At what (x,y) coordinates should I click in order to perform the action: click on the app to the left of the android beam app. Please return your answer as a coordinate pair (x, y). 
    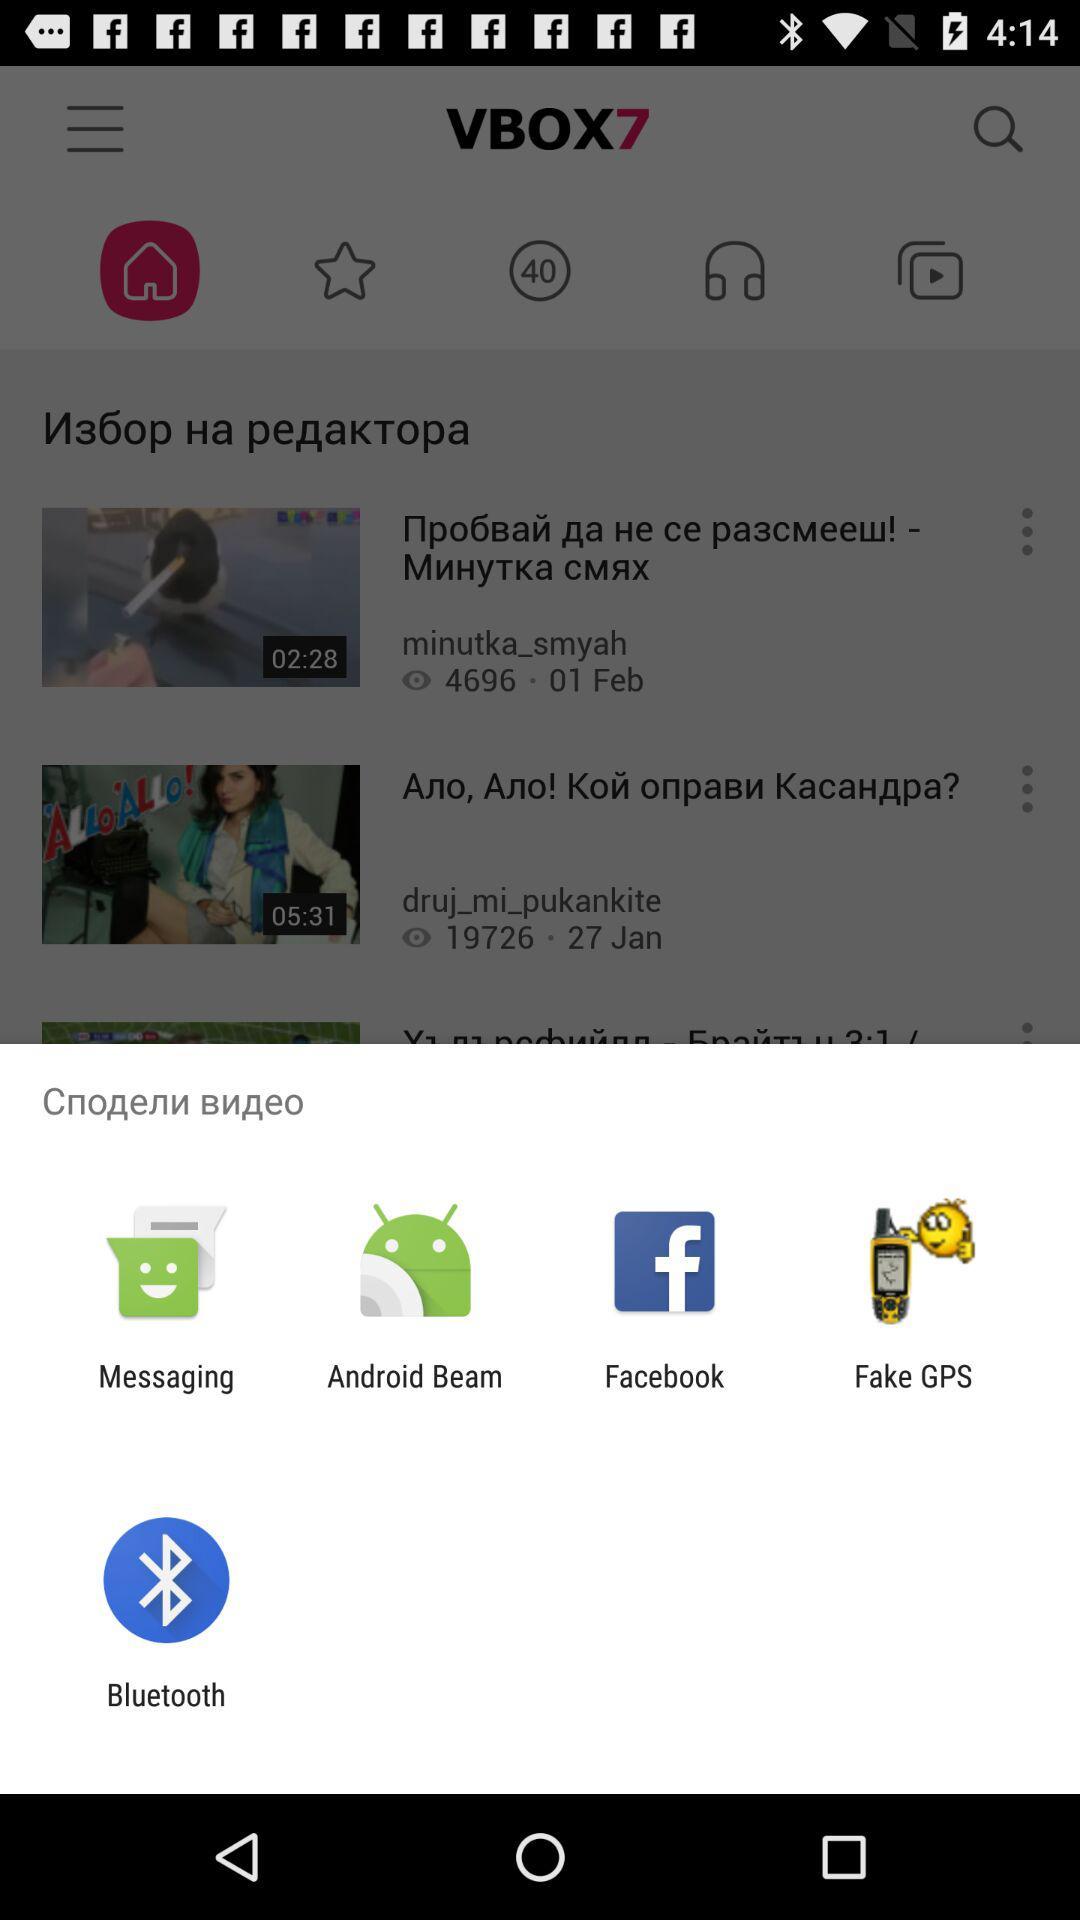
    Looking at the image, I should click on (165, 1392).